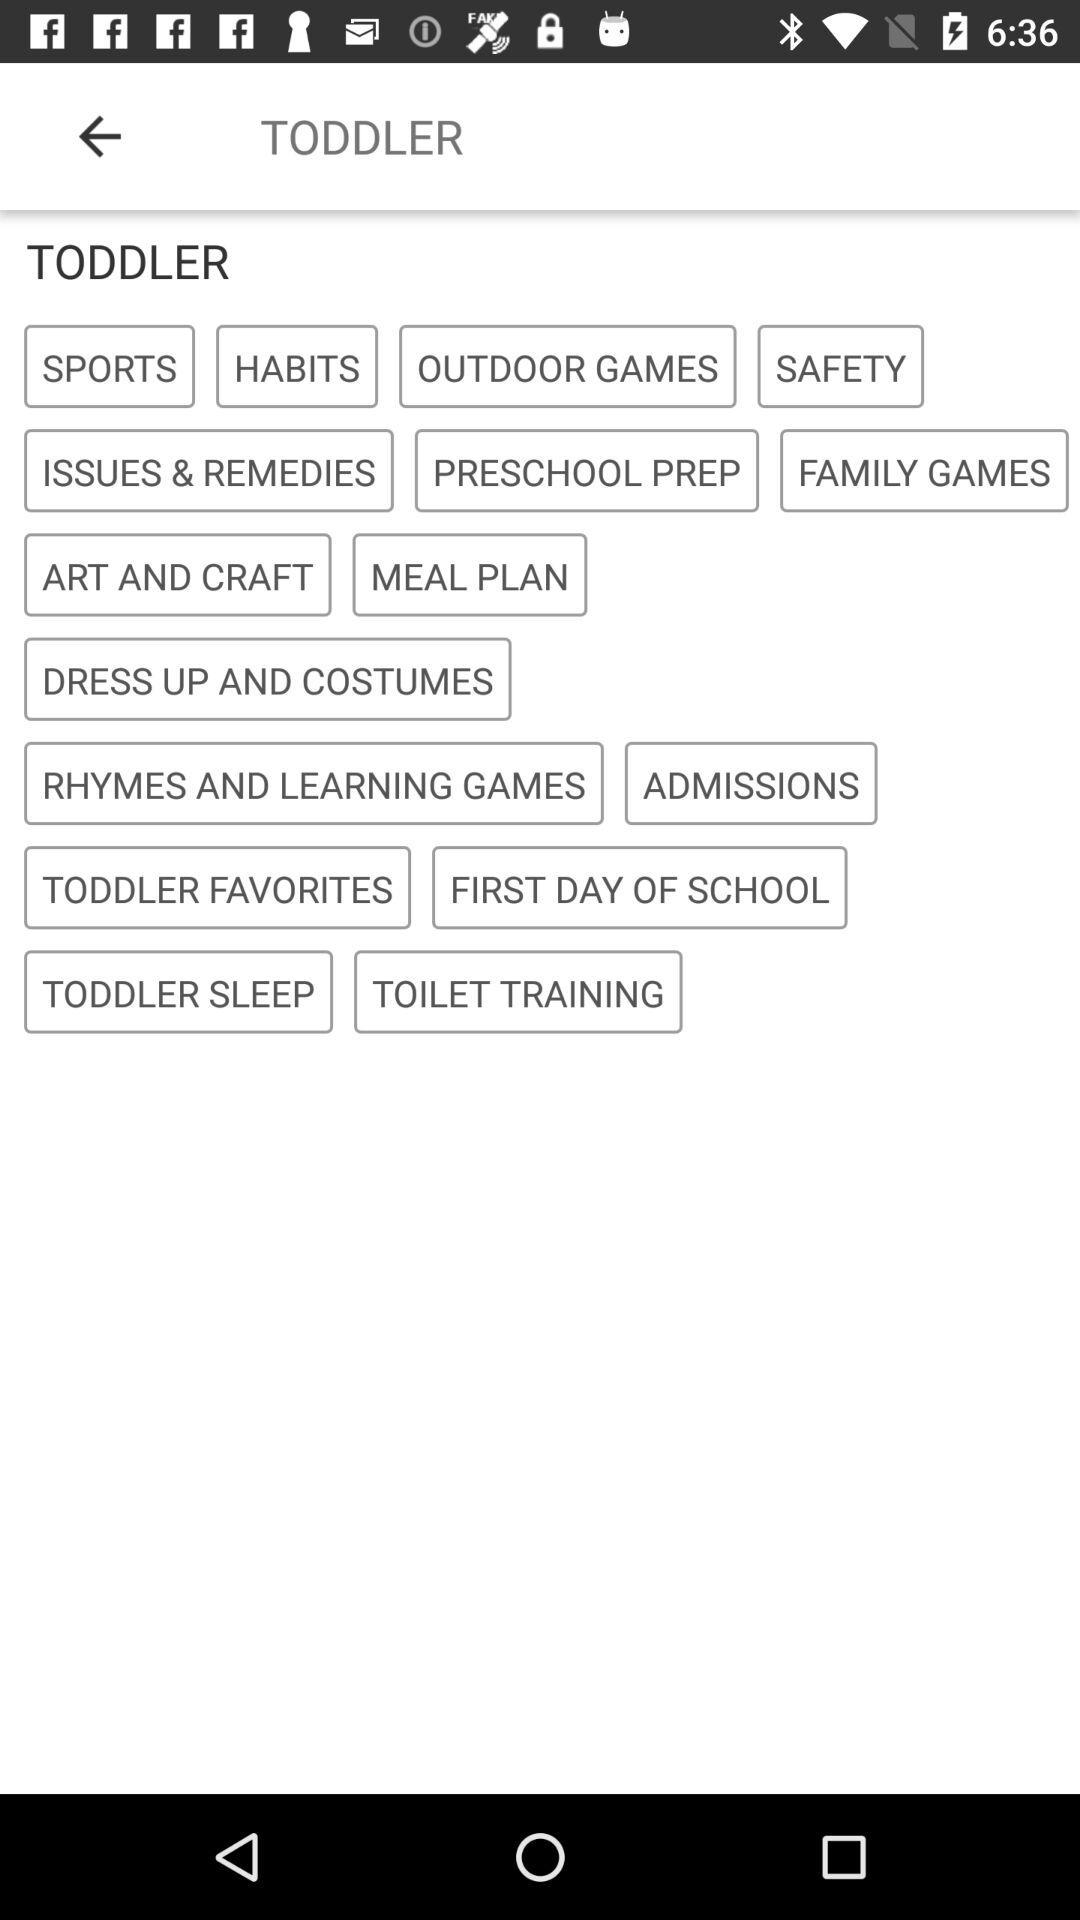 The height and width of the screenshot is (1920, 1080). What do you see at coordinates (924, 470) in the screenshot?
I see `family games icon` at bounding box center [924, 470].